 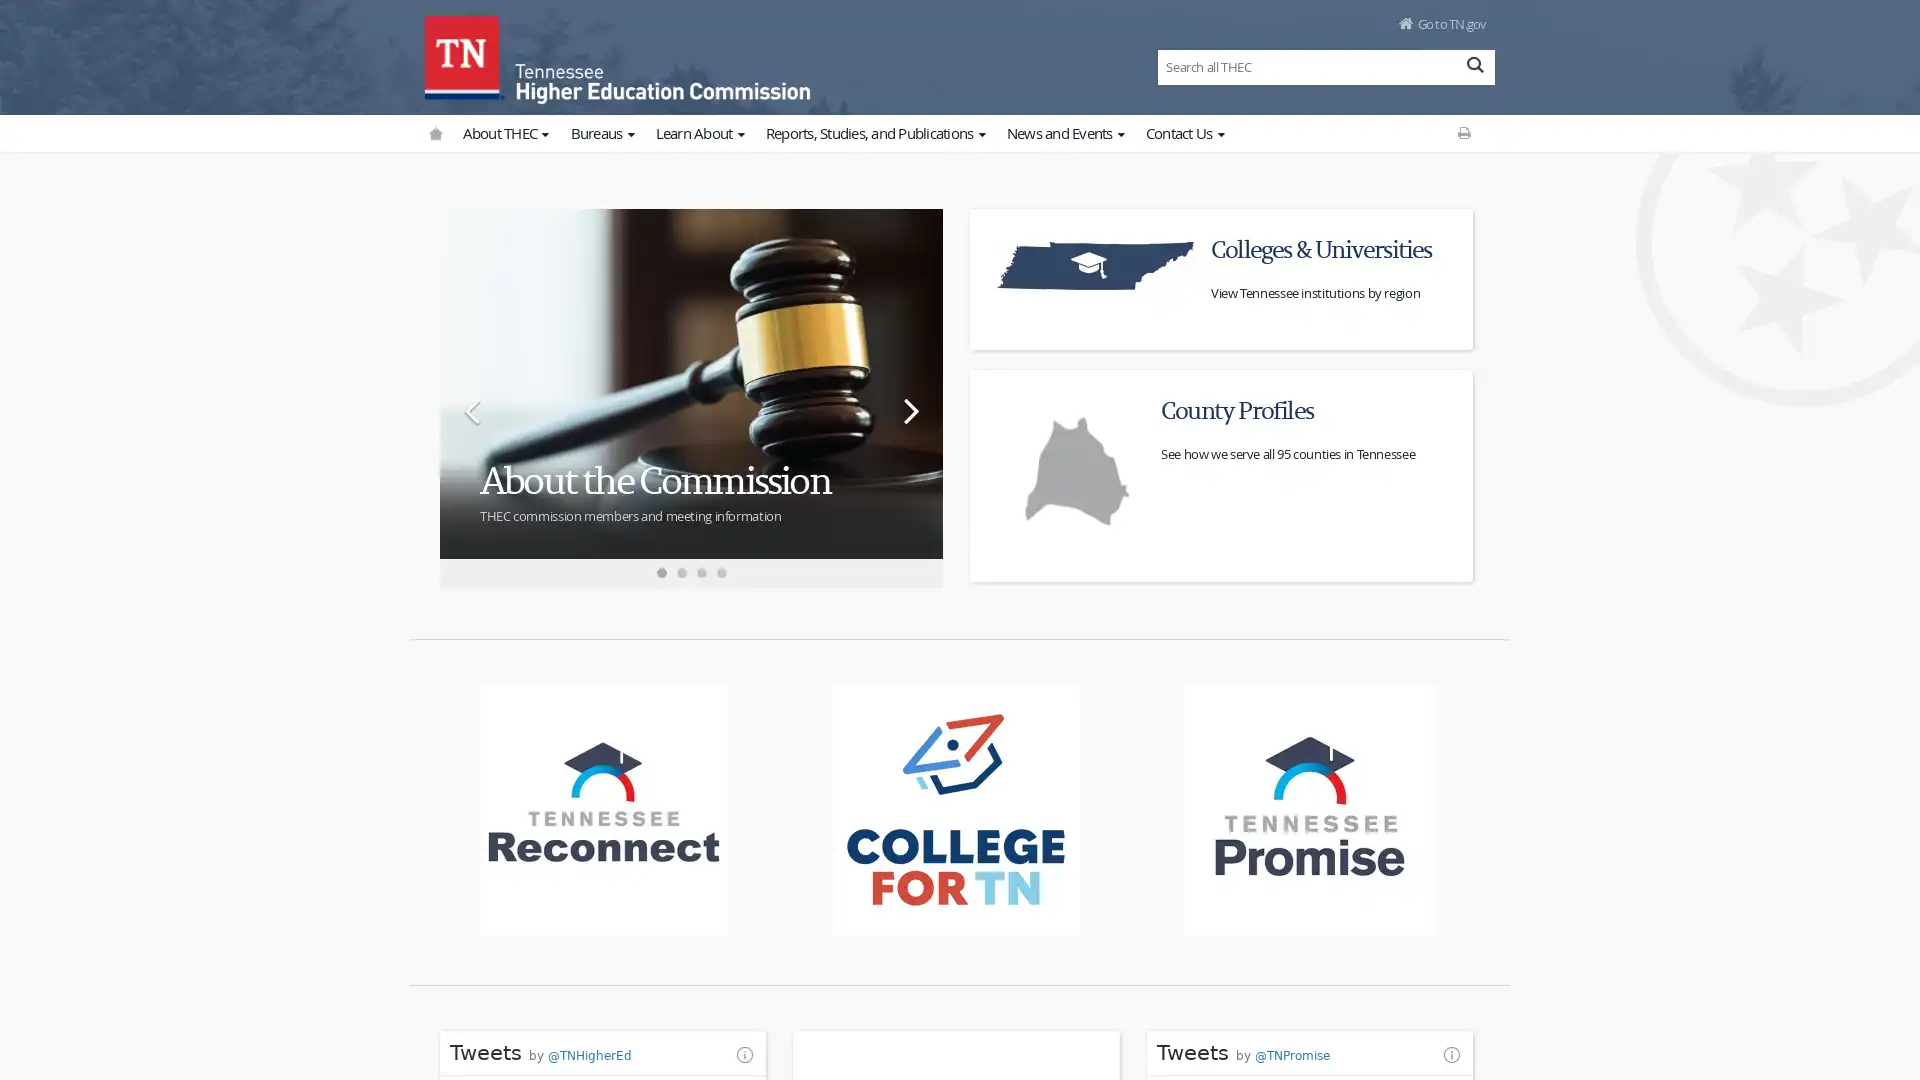 What do you see at coordinates (1473, 65) in the screenshot?
I see `Search` at bounding box center [1473, 65].